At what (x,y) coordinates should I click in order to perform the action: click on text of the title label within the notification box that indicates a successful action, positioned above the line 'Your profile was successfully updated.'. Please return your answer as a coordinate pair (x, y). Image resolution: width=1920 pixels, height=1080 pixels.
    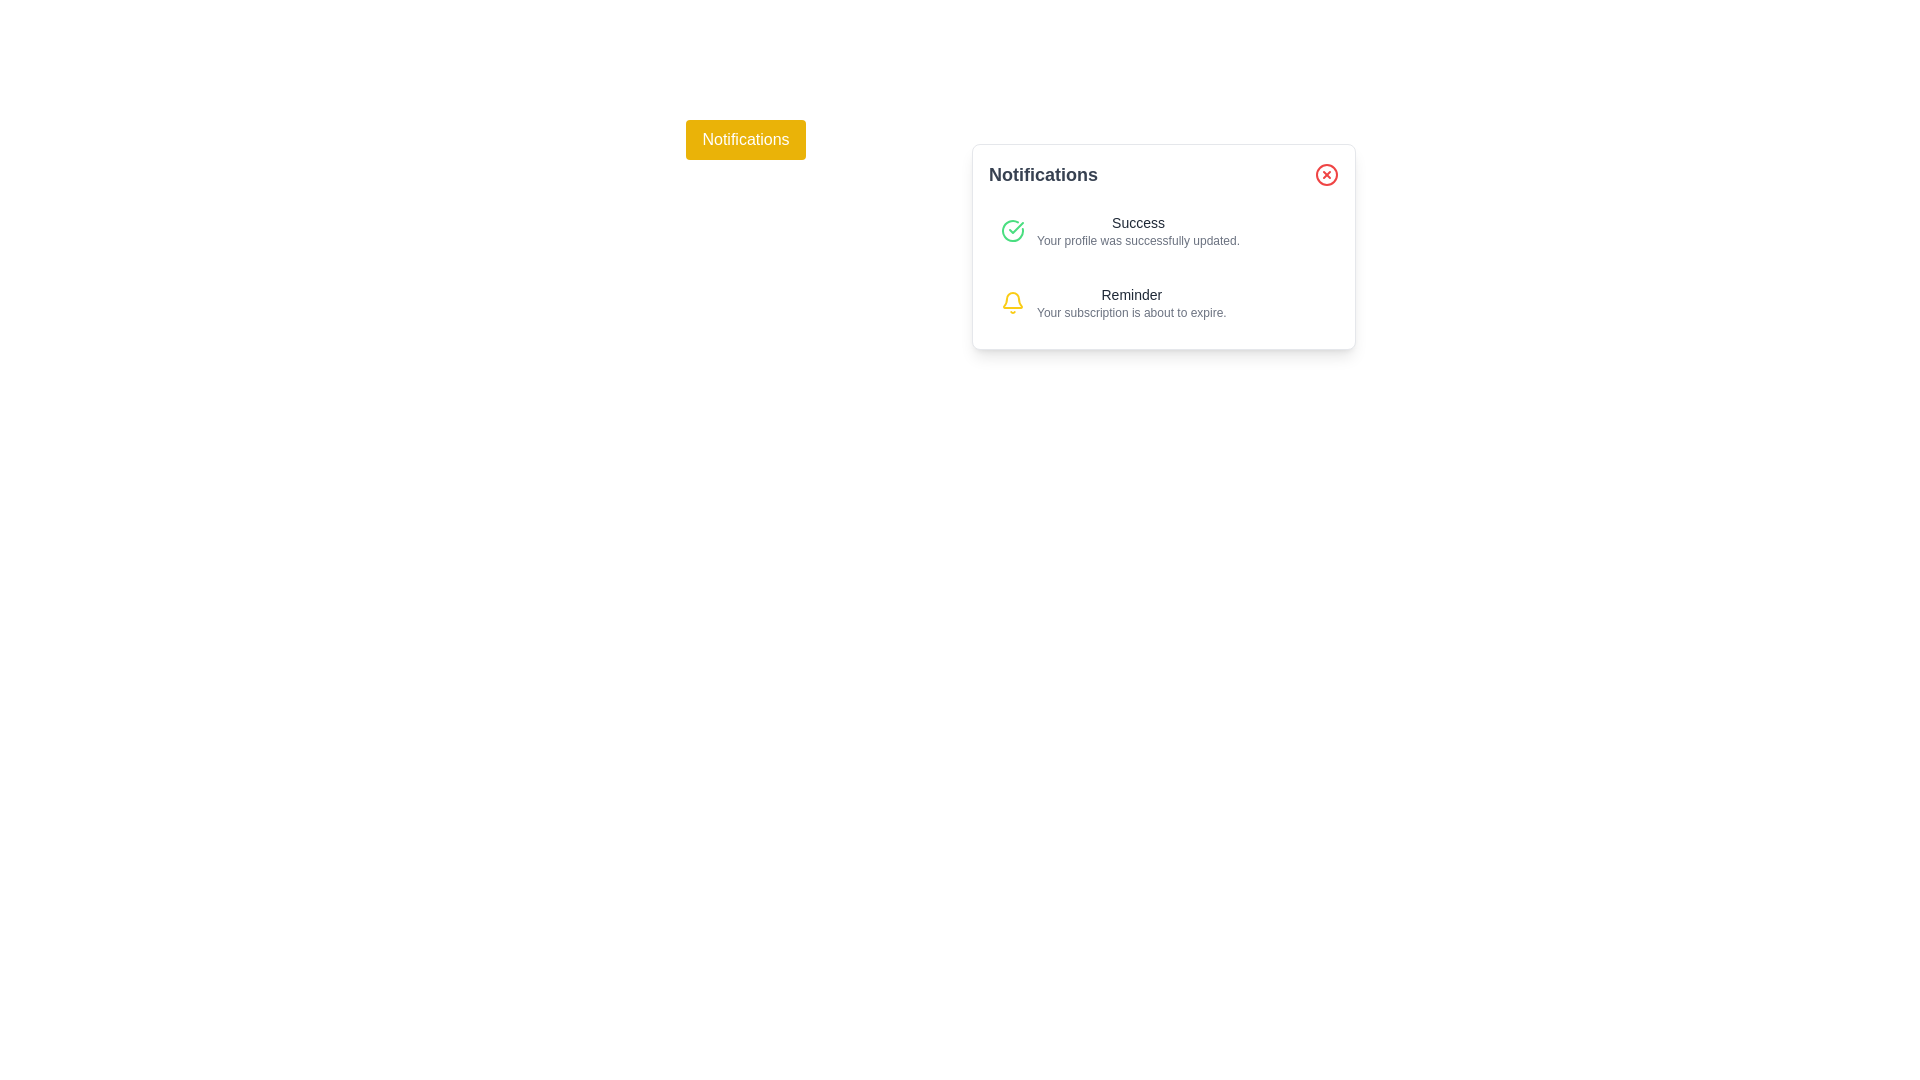
    Looking at the image, I should click on (1138, 223).